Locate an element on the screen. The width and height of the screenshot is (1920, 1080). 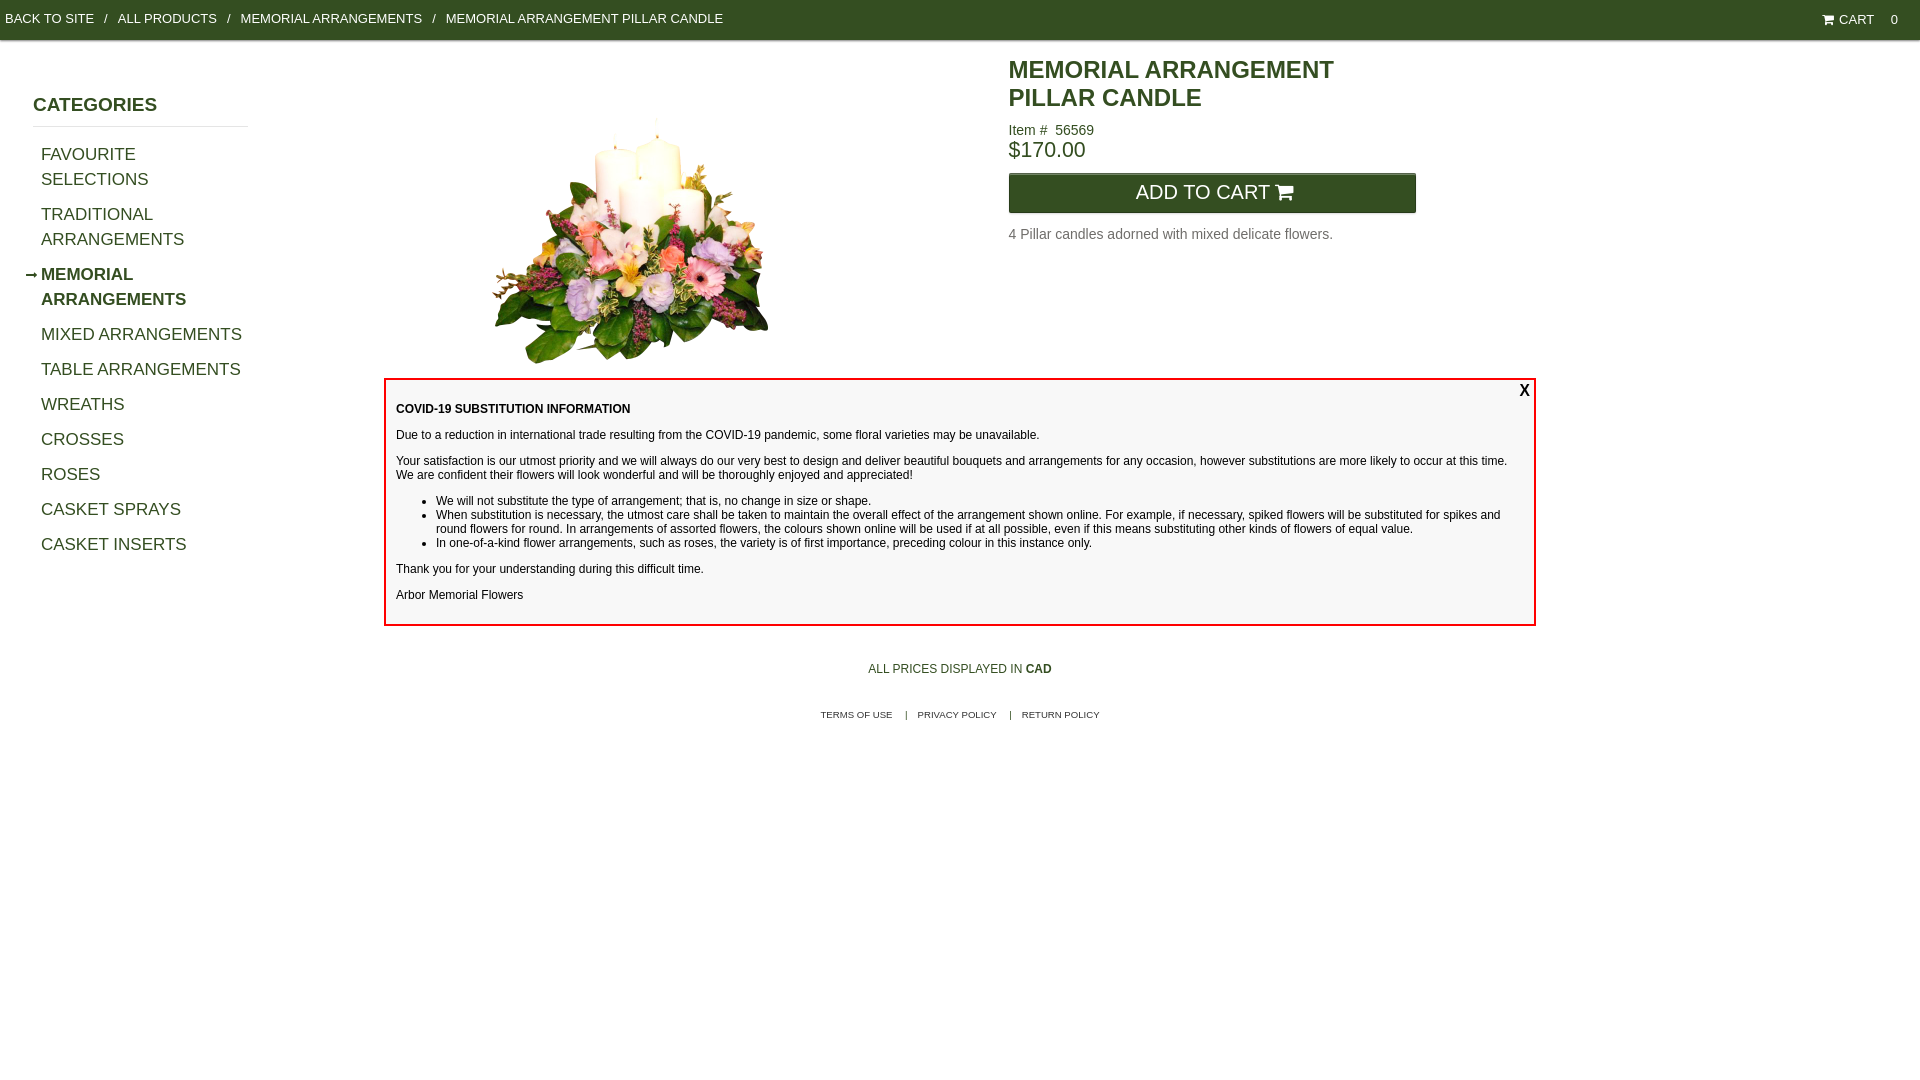
'CROSSES' is located at coordinates (81, 438).